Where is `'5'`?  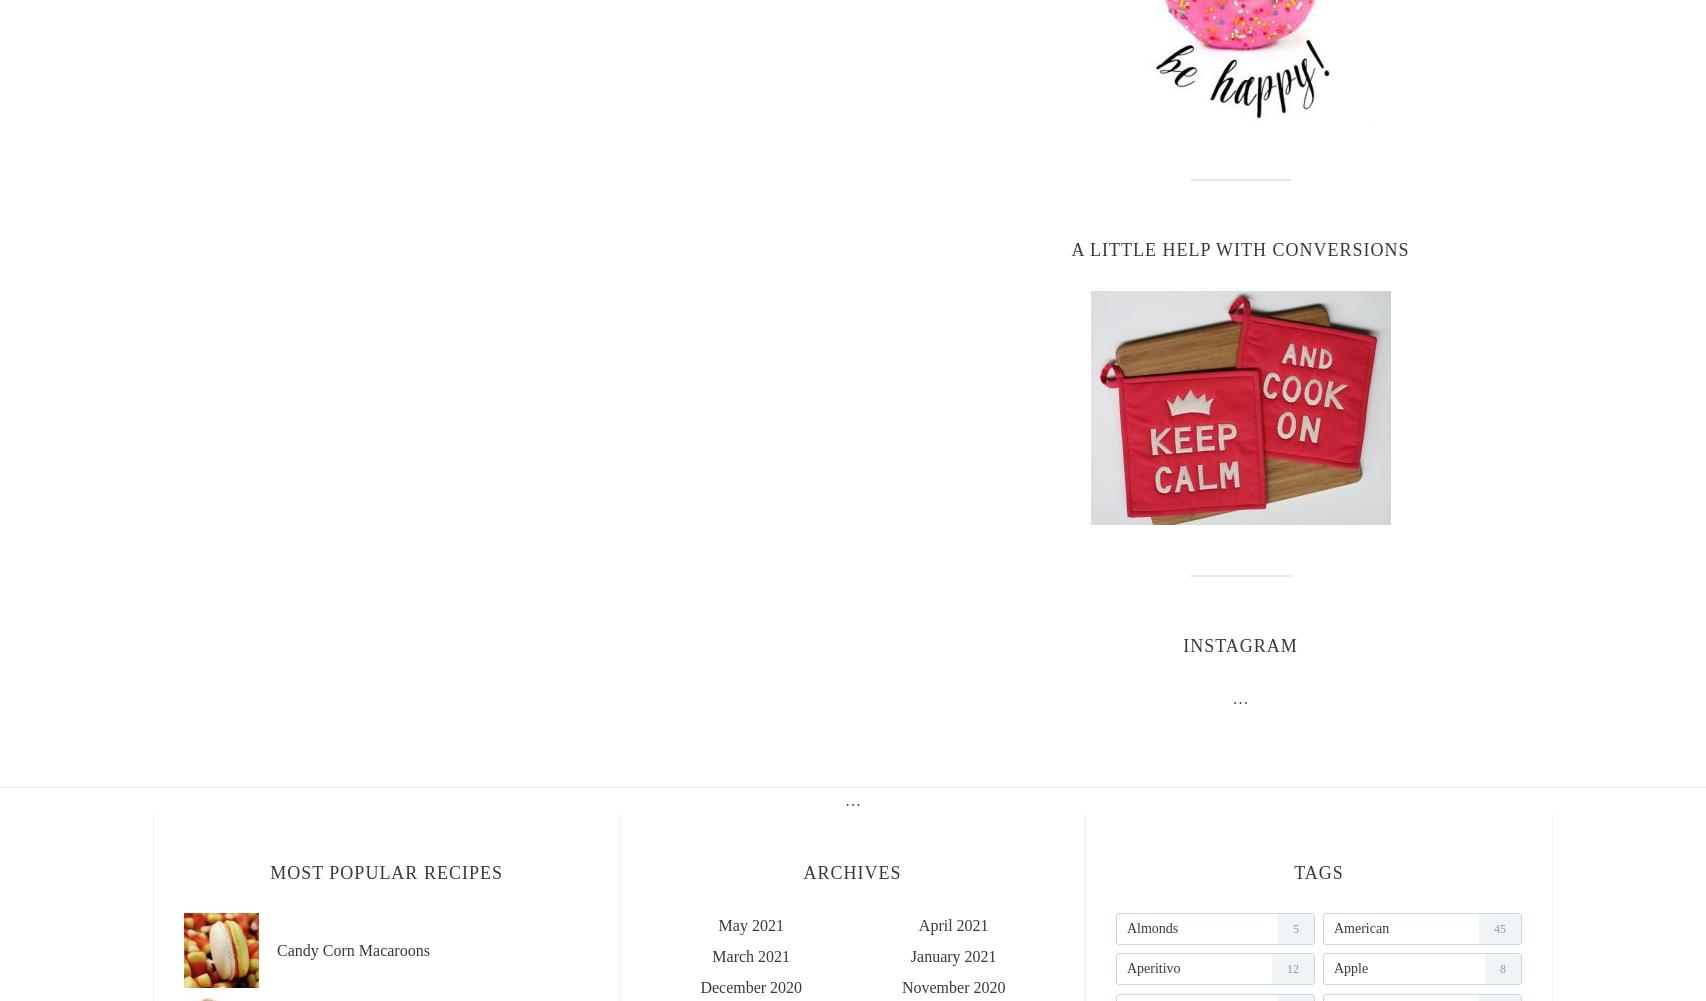 '5' is located at coordinates (1294, 929).